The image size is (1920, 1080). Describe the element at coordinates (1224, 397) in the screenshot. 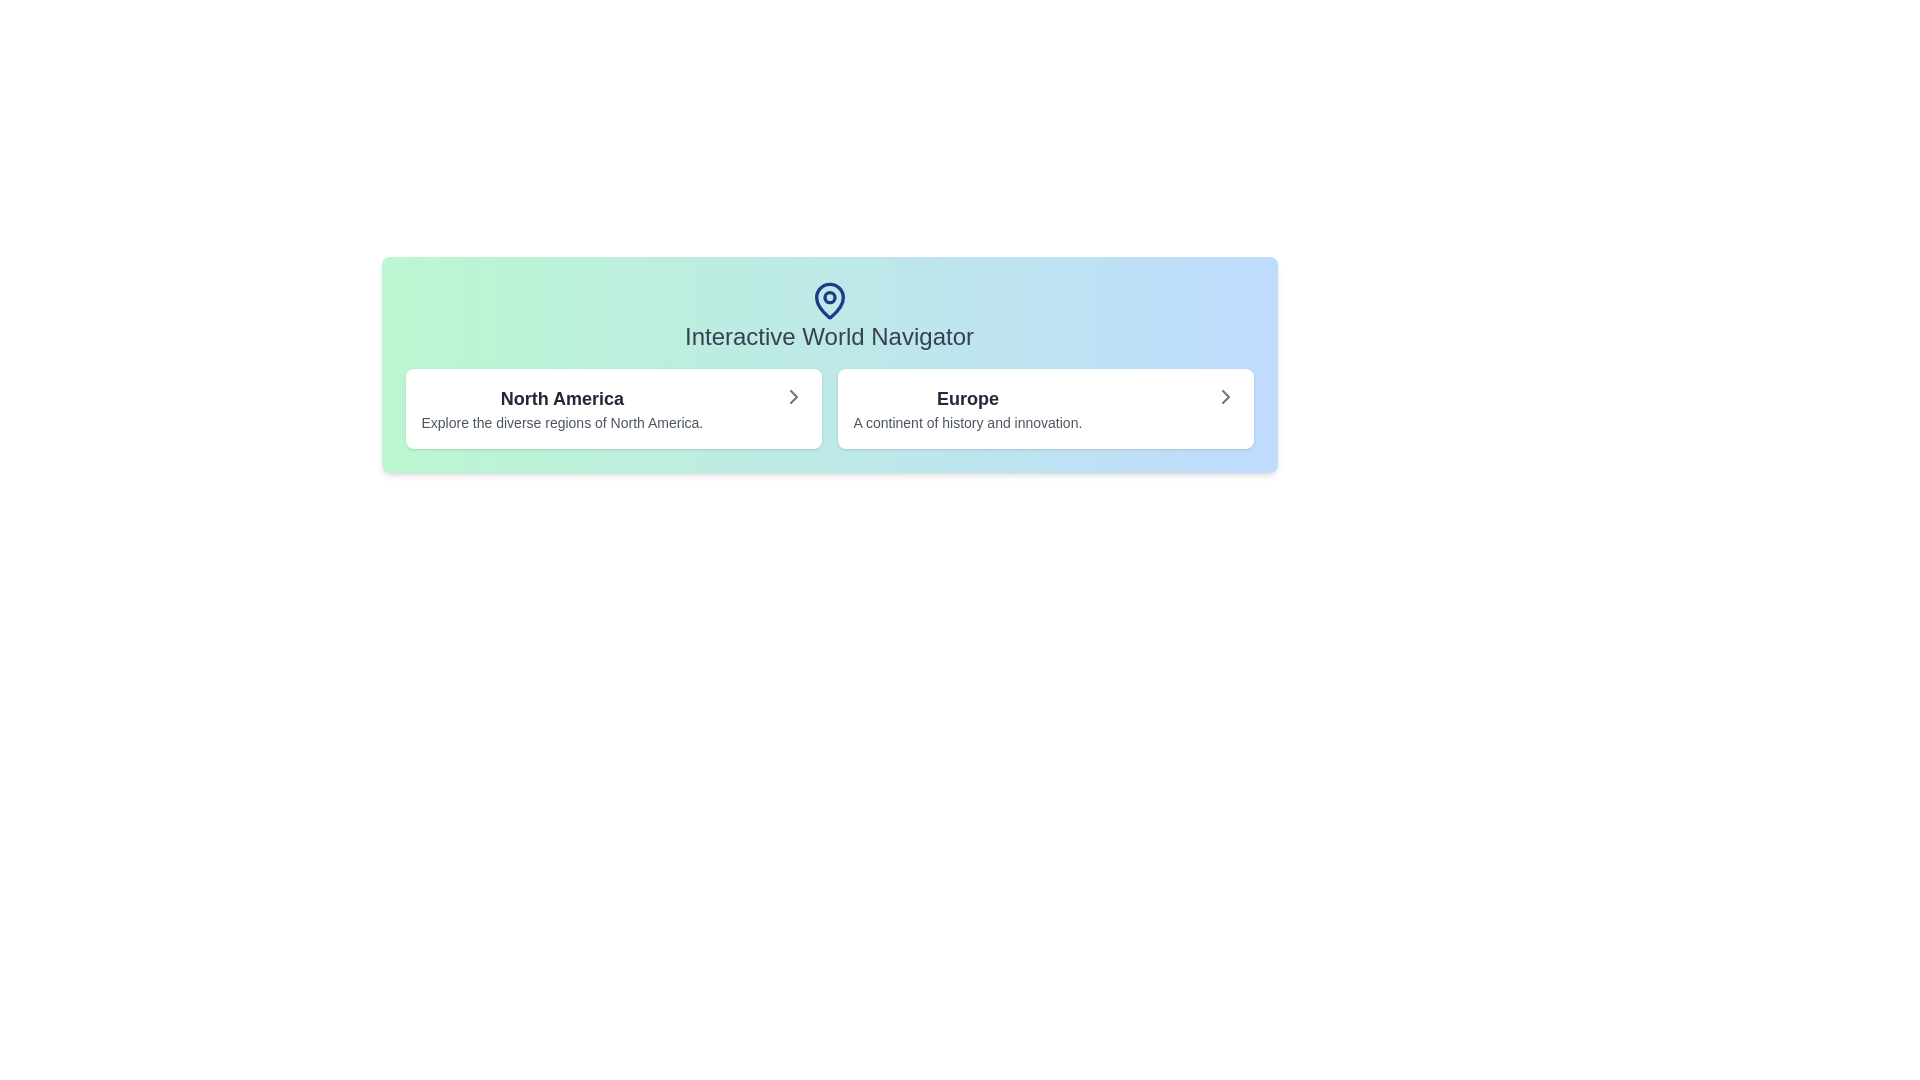

I see `the navigation icon located at the far-right edge of the card containing the text 'Europe A continent of history and innovation' to proceed for further navigation` at that location.